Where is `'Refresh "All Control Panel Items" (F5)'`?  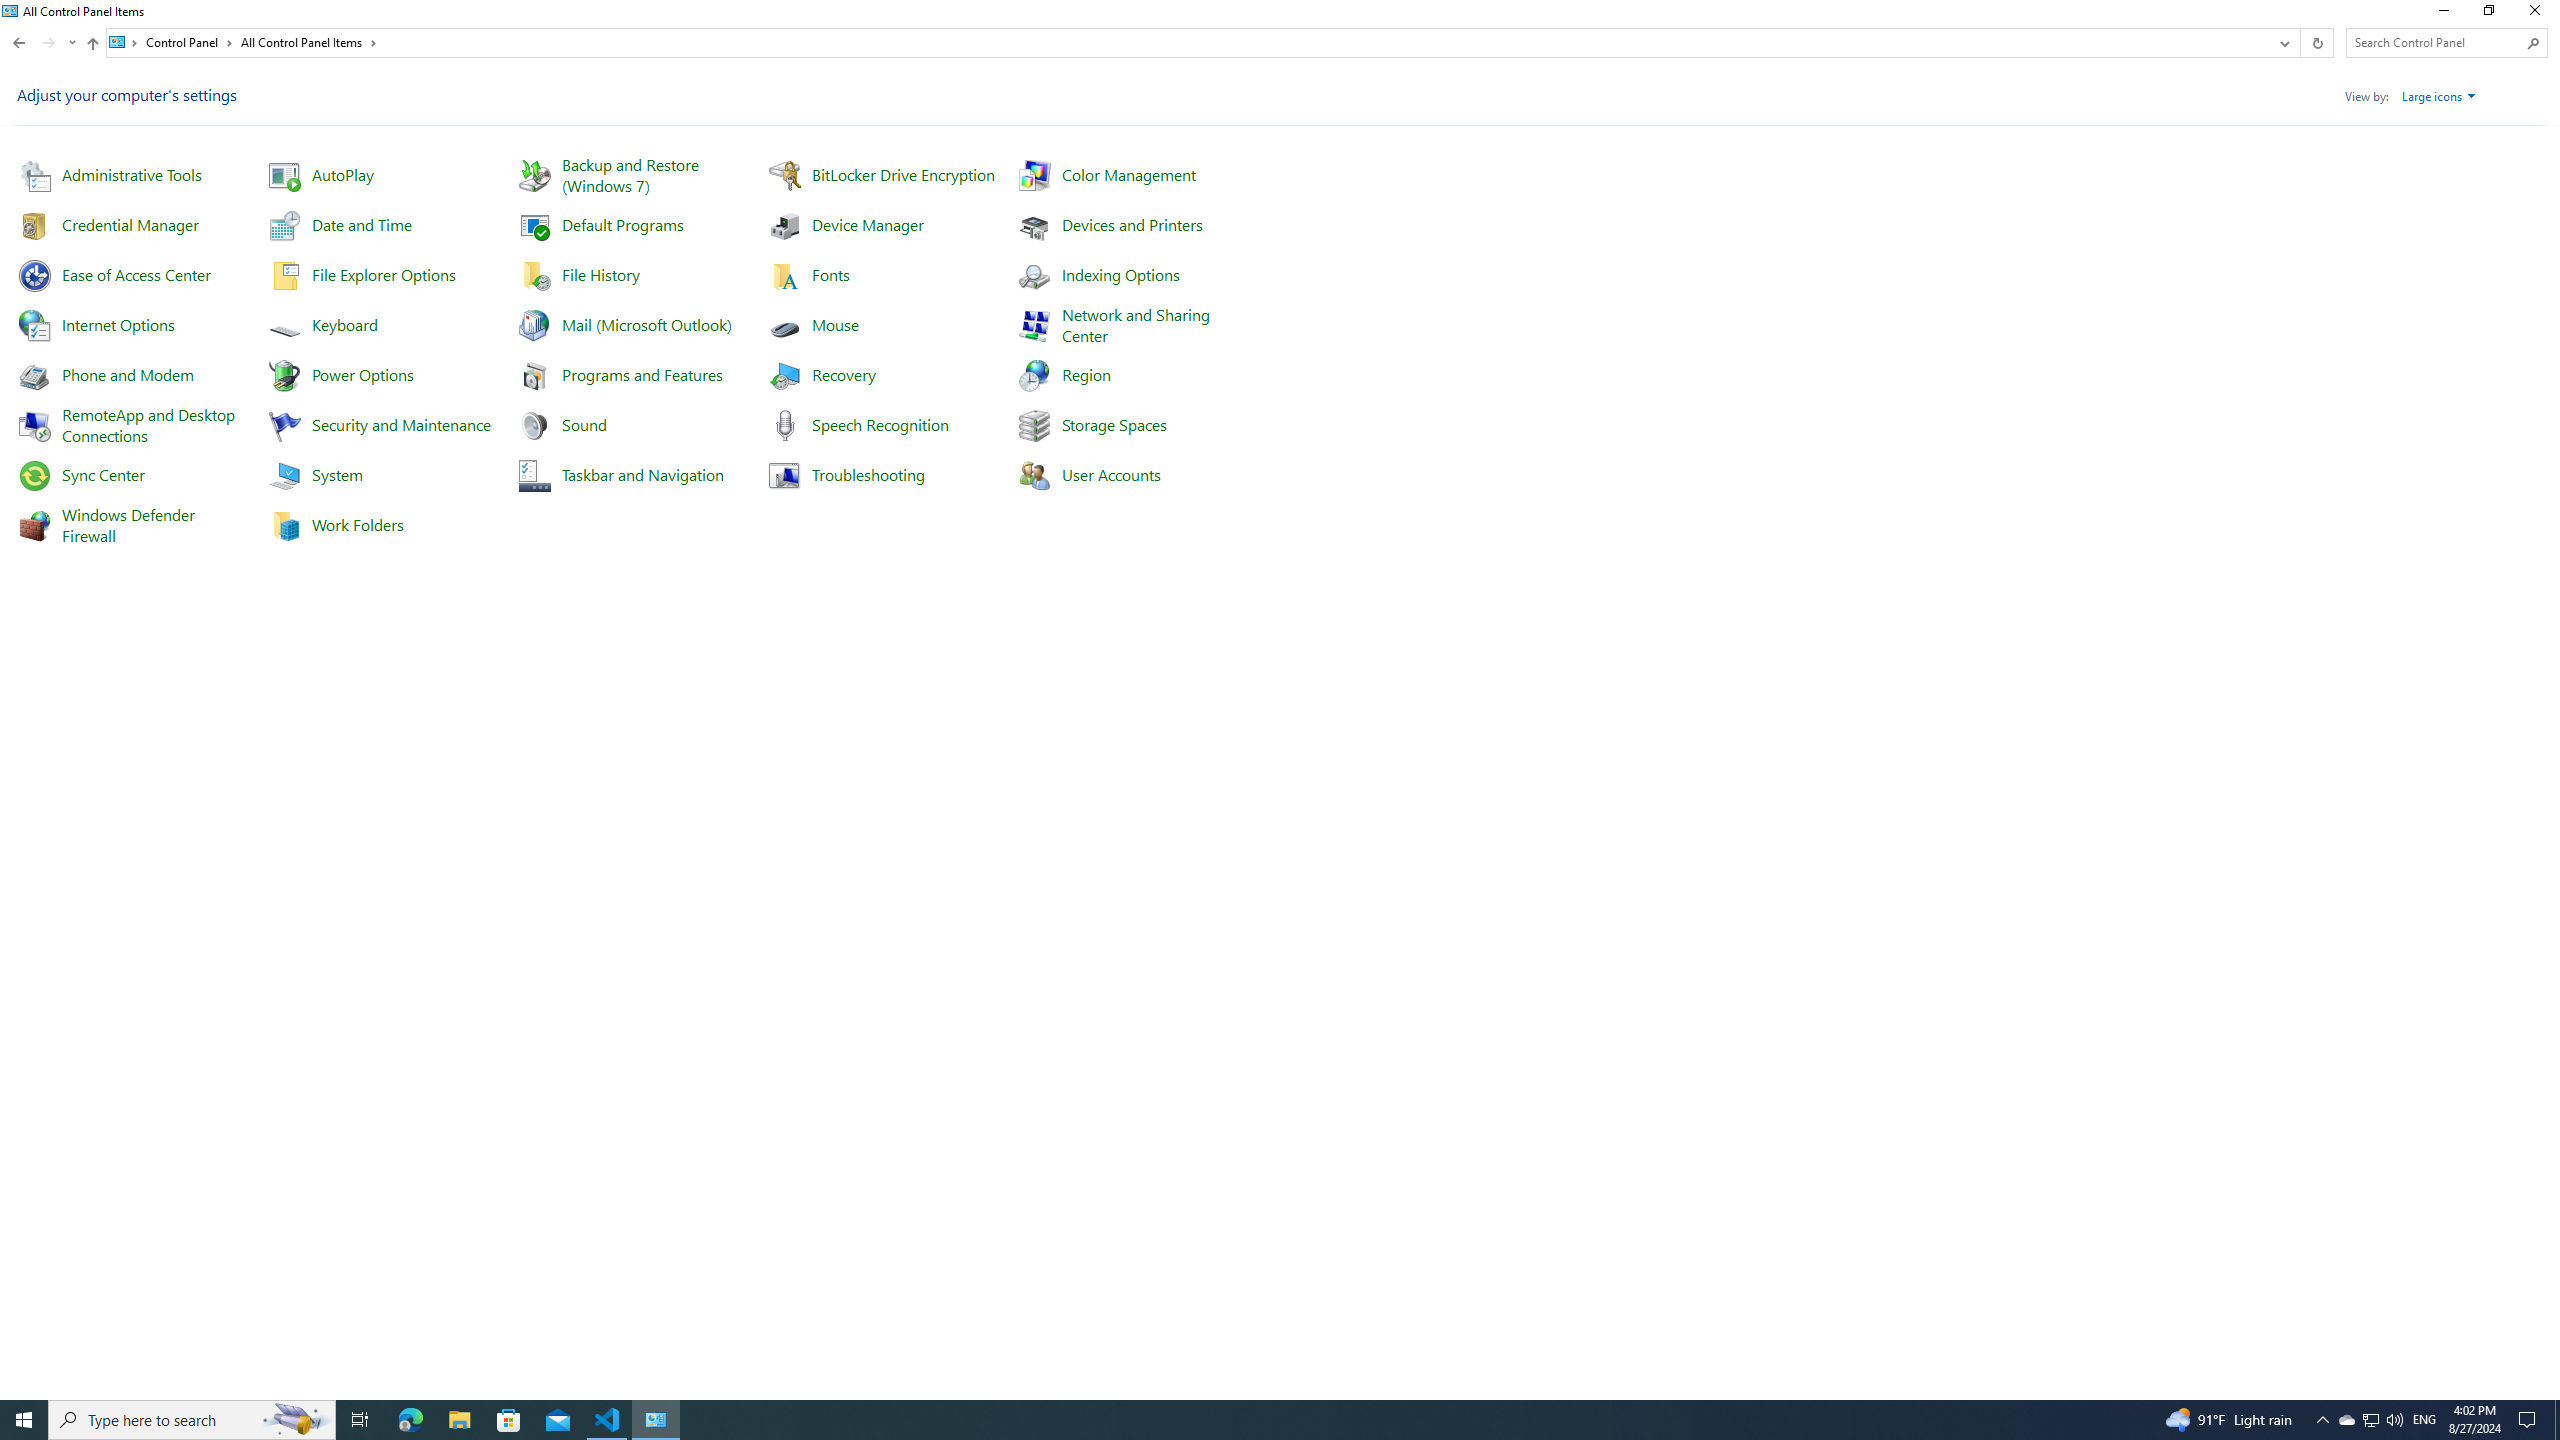 'Refresh "All Control Panel Items" (F5)' is located at coordinates (2315, 42).